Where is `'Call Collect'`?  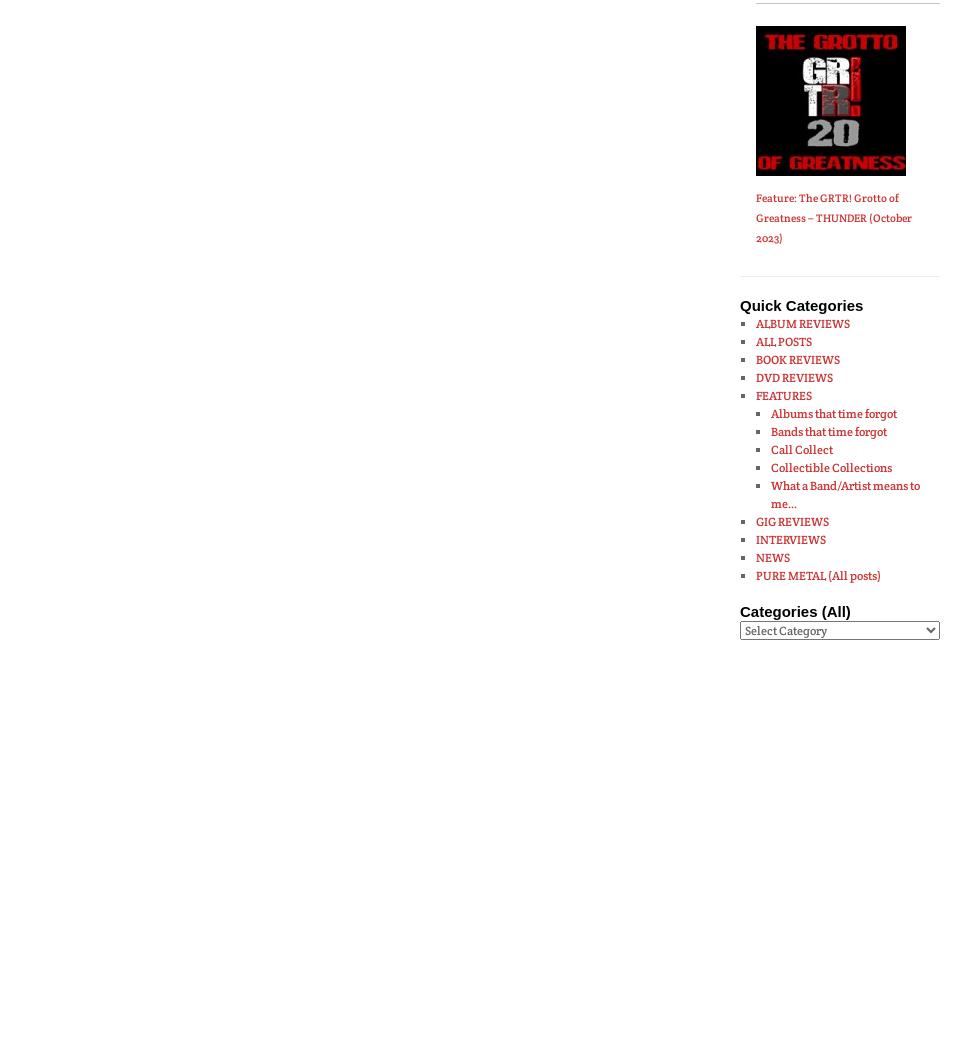 'Call Collect' is located at coordinates (770, 448).